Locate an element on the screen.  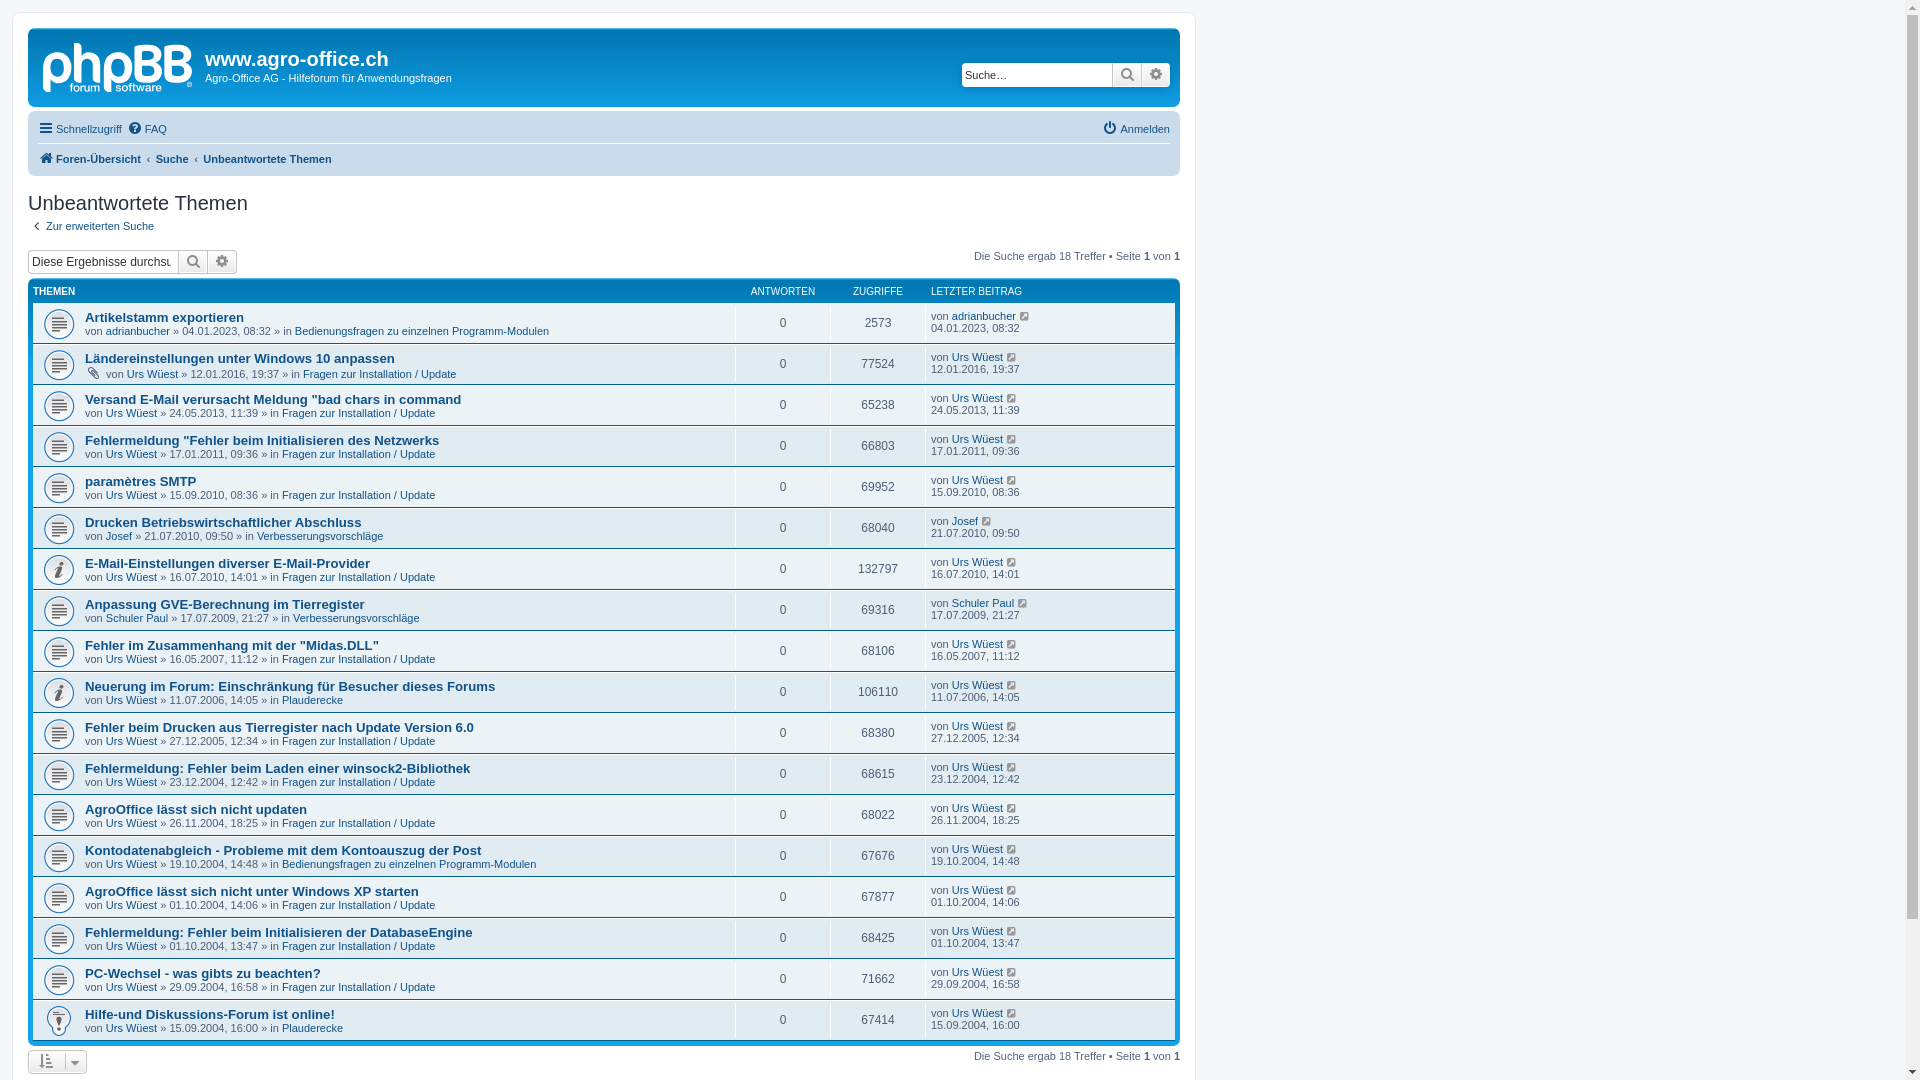
'Erweiterte Suche' is located at coordinates (1156, 73).